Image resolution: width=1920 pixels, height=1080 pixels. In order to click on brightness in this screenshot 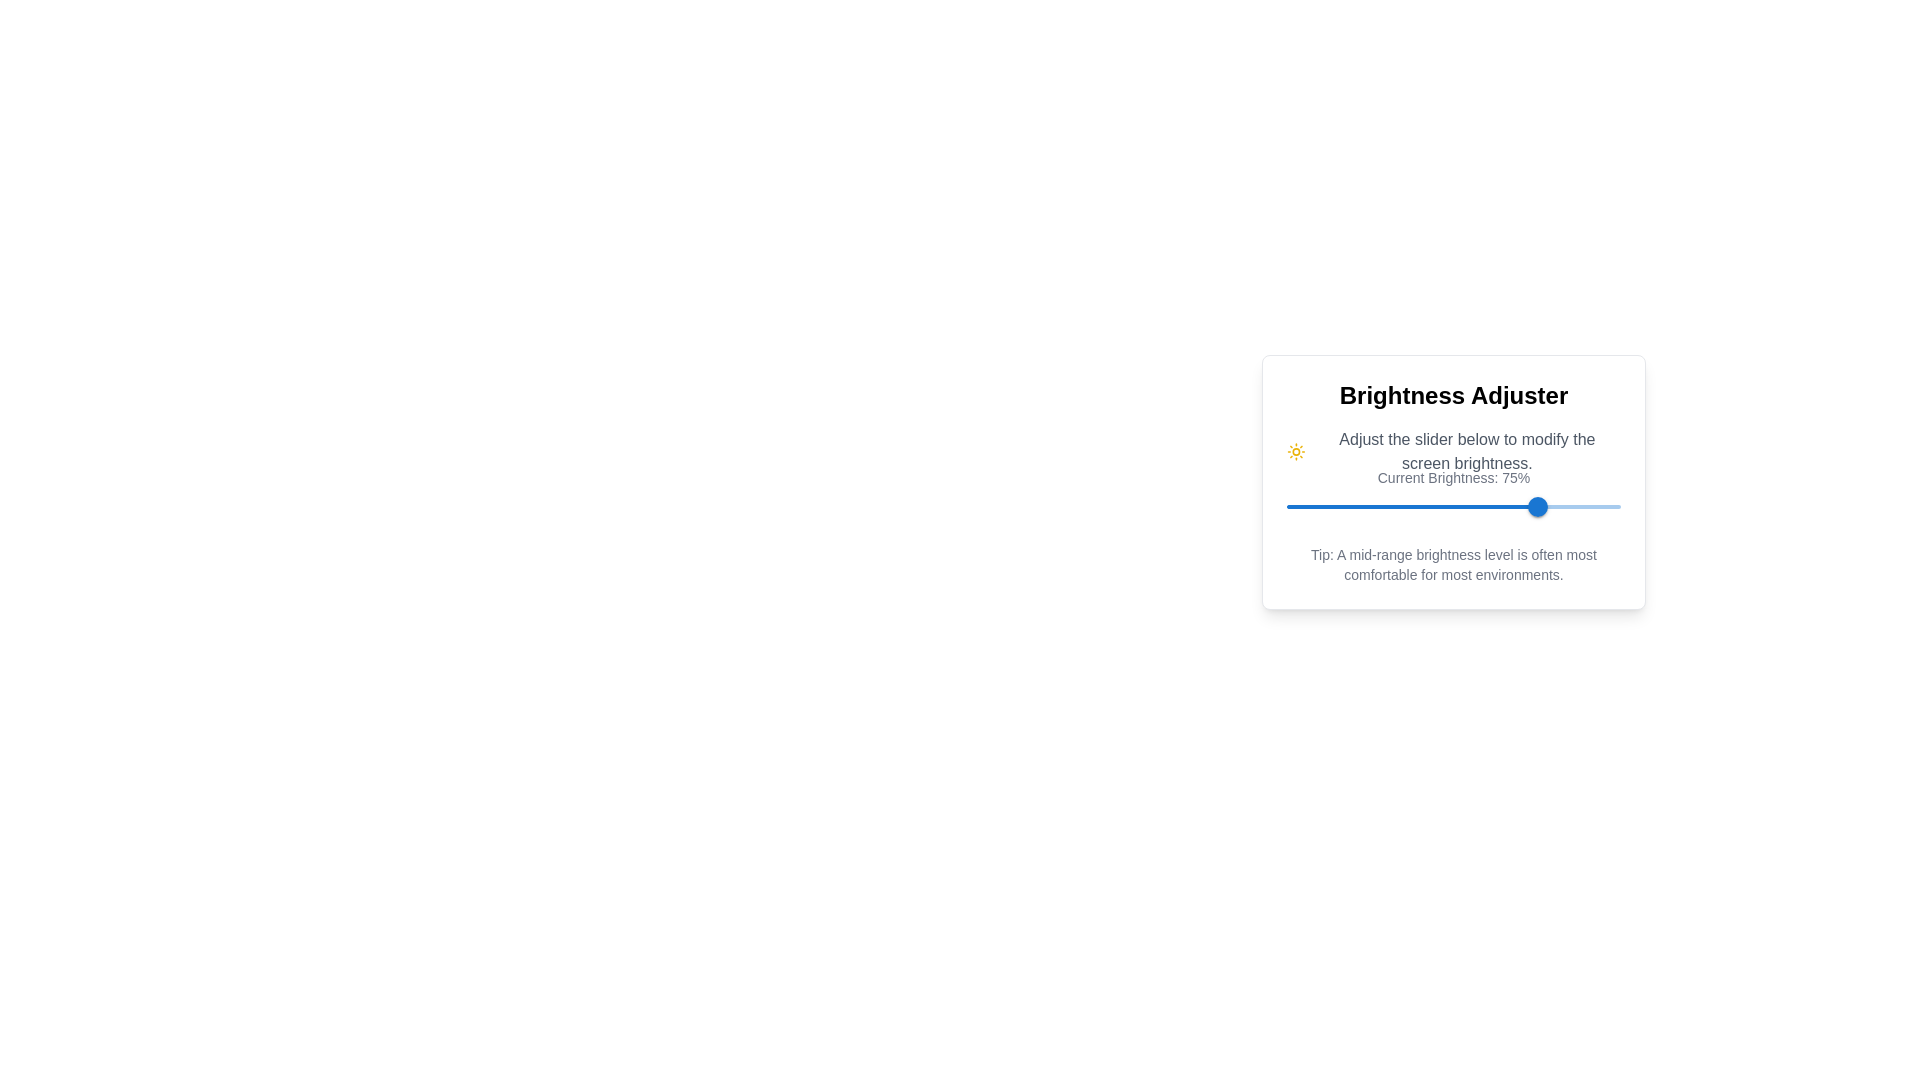, I will do `click(1595, 505)`.